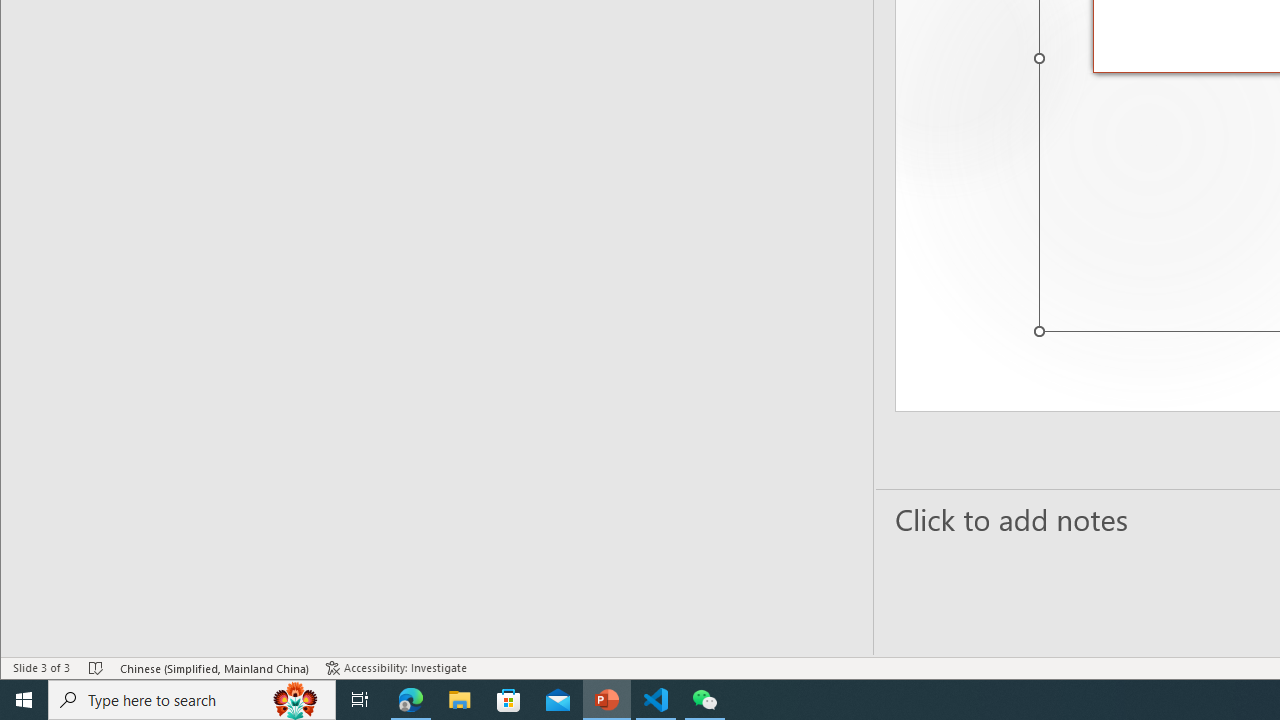 This screenshot has height=720, width=1280. What do you see at coordinates (396, 668) in the screenshot?
I see `'Accessibility Checker Accessibility: Investigate'` at bounding box center [396, 668].